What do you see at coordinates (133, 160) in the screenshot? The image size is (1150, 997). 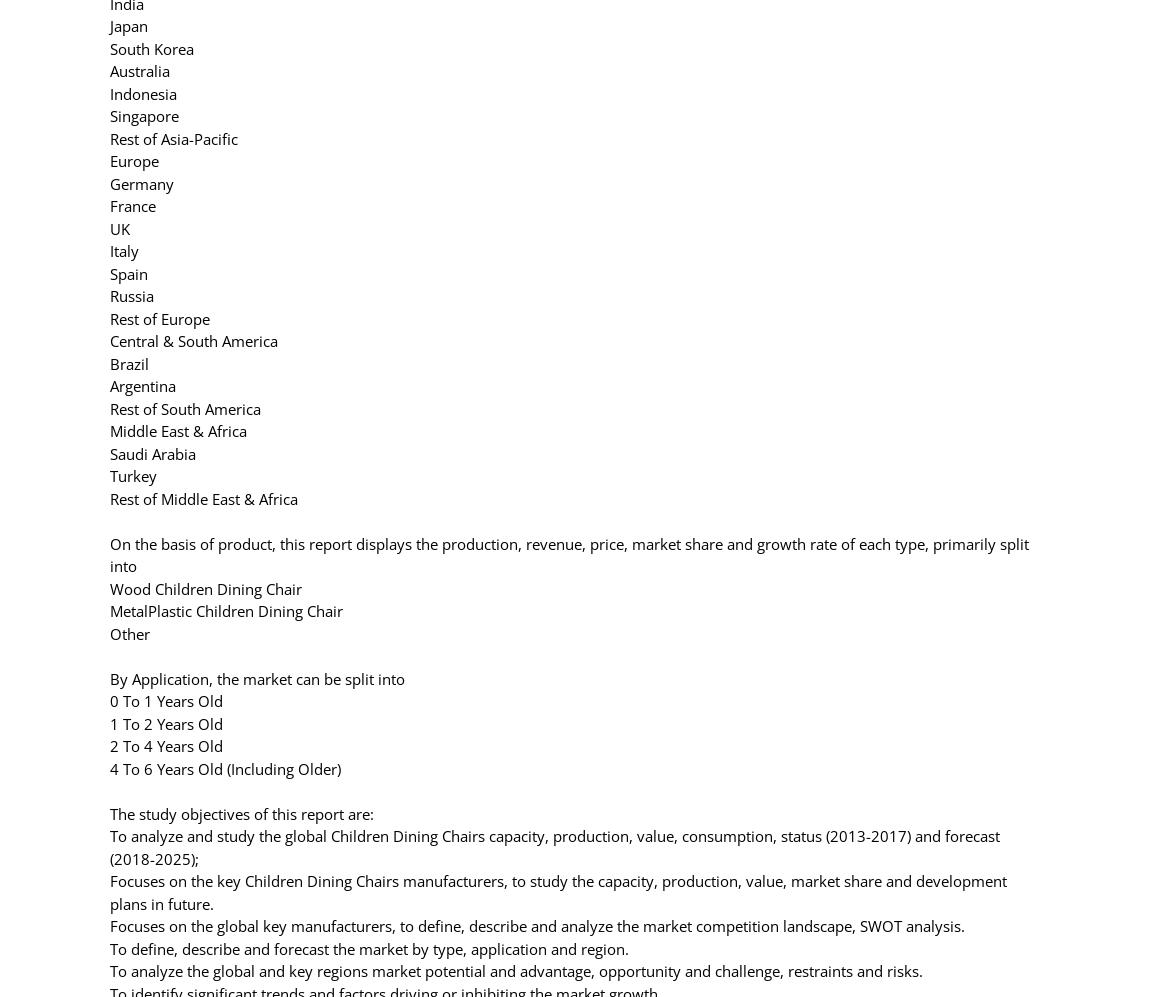 I see `'Europe'` at bounding box center [133, 160].